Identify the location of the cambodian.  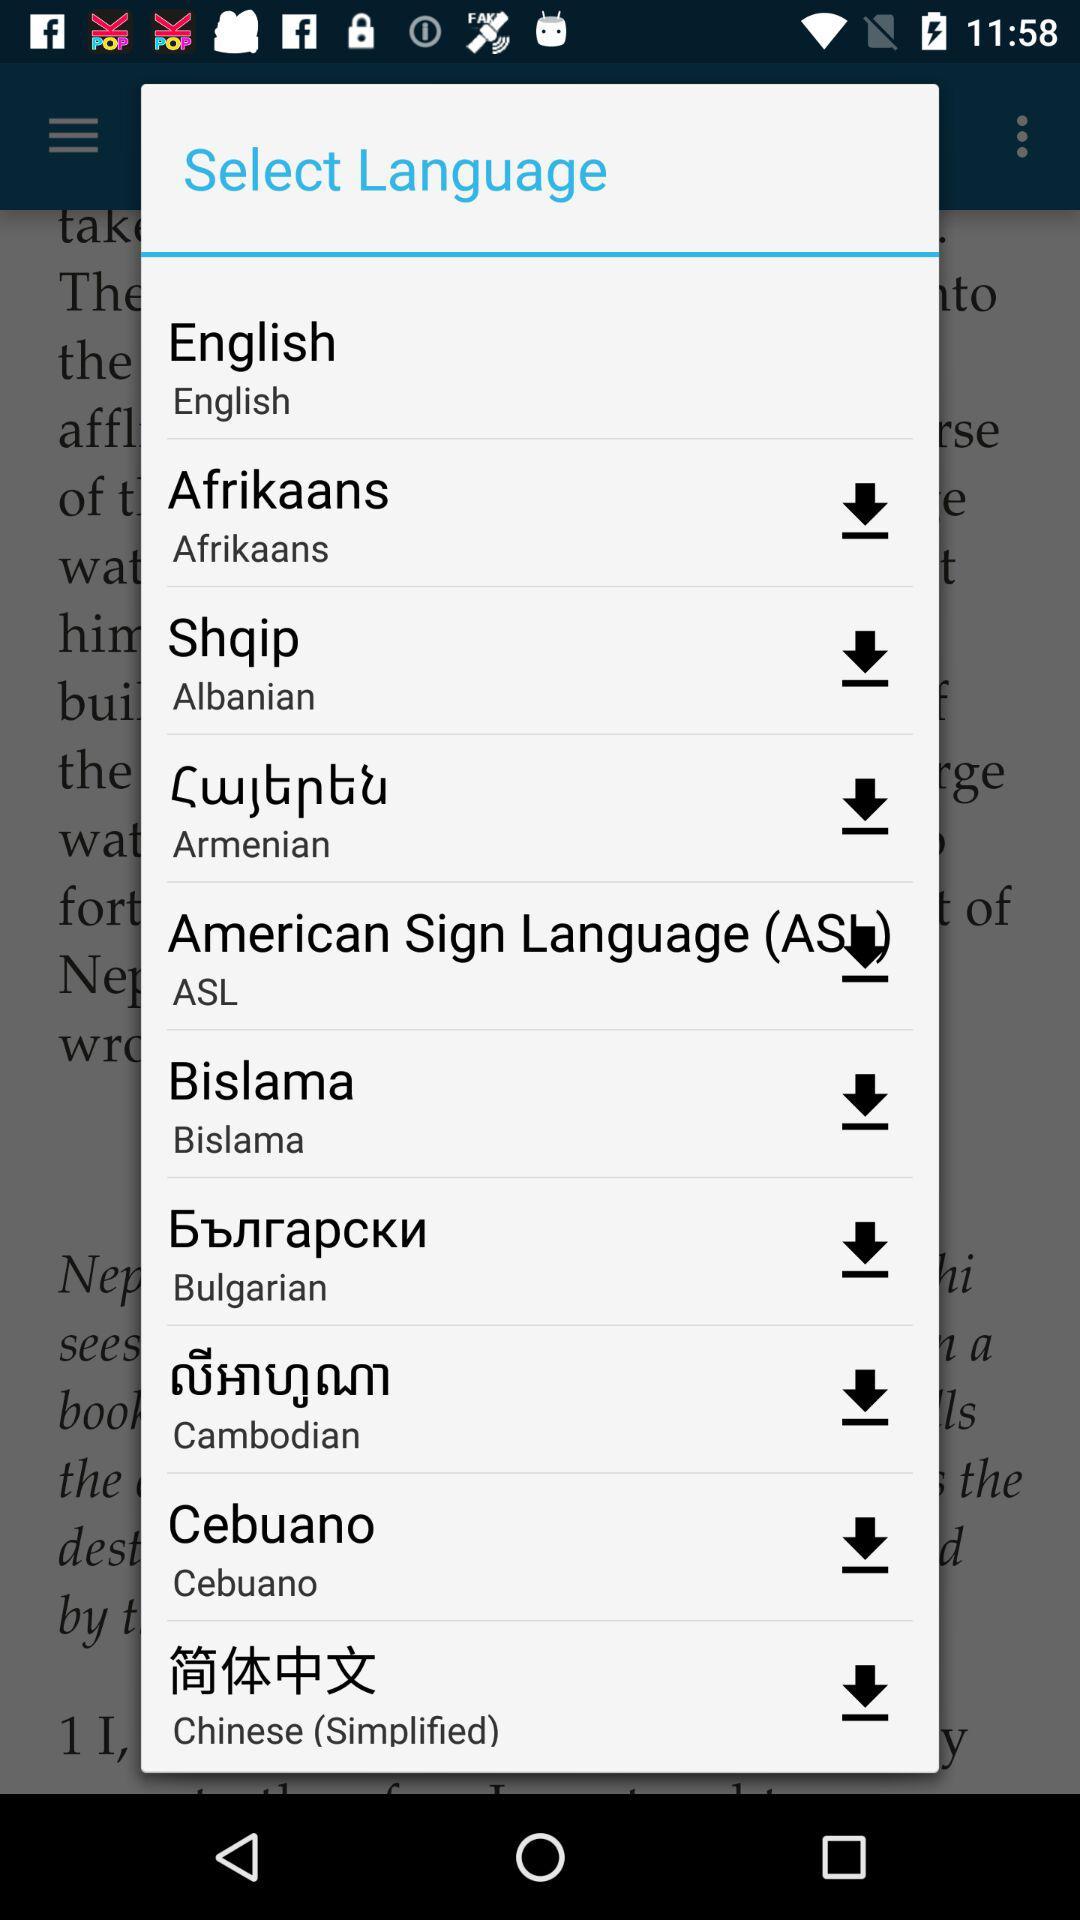
(540, 1440).